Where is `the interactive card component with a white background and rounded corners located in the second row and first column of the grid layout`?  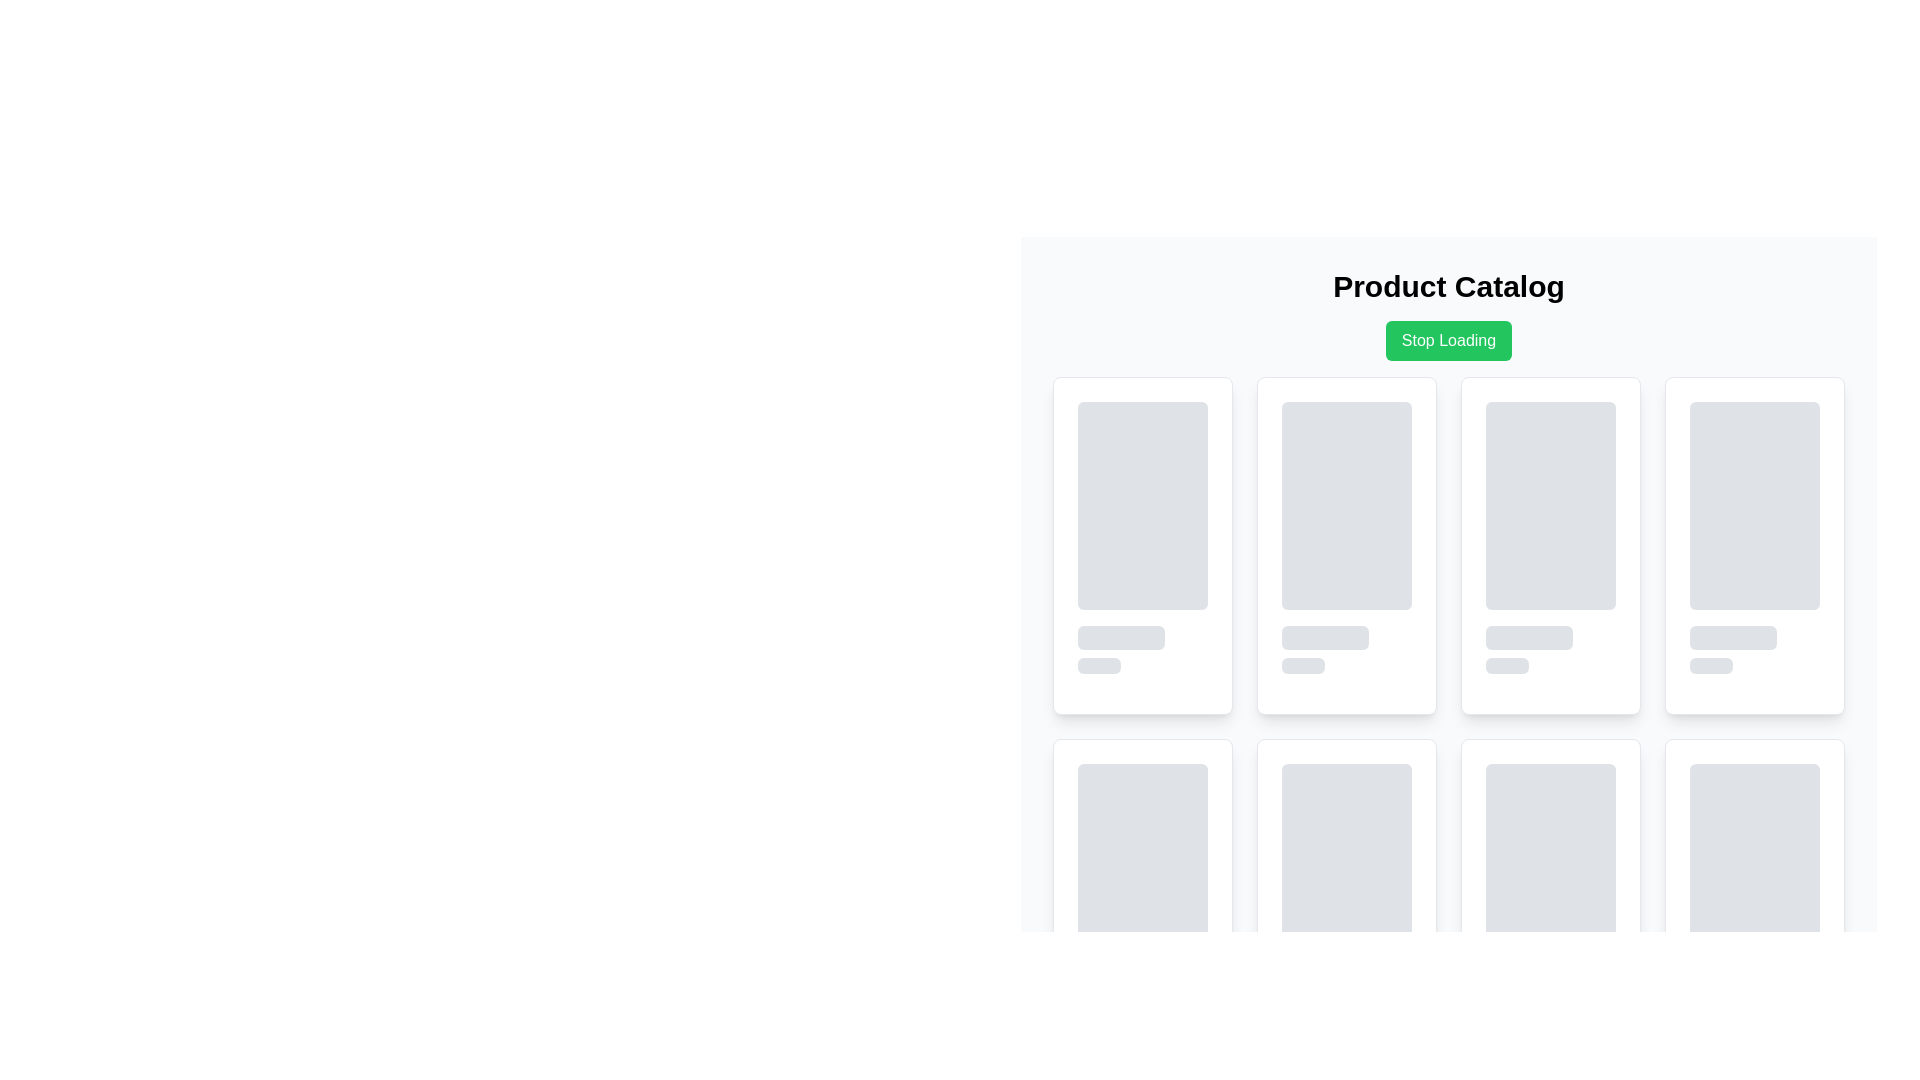
the interactive card component with a white background and rounded corners located in the second row and first column of the grid layout is located at coordinates (1142, 907).